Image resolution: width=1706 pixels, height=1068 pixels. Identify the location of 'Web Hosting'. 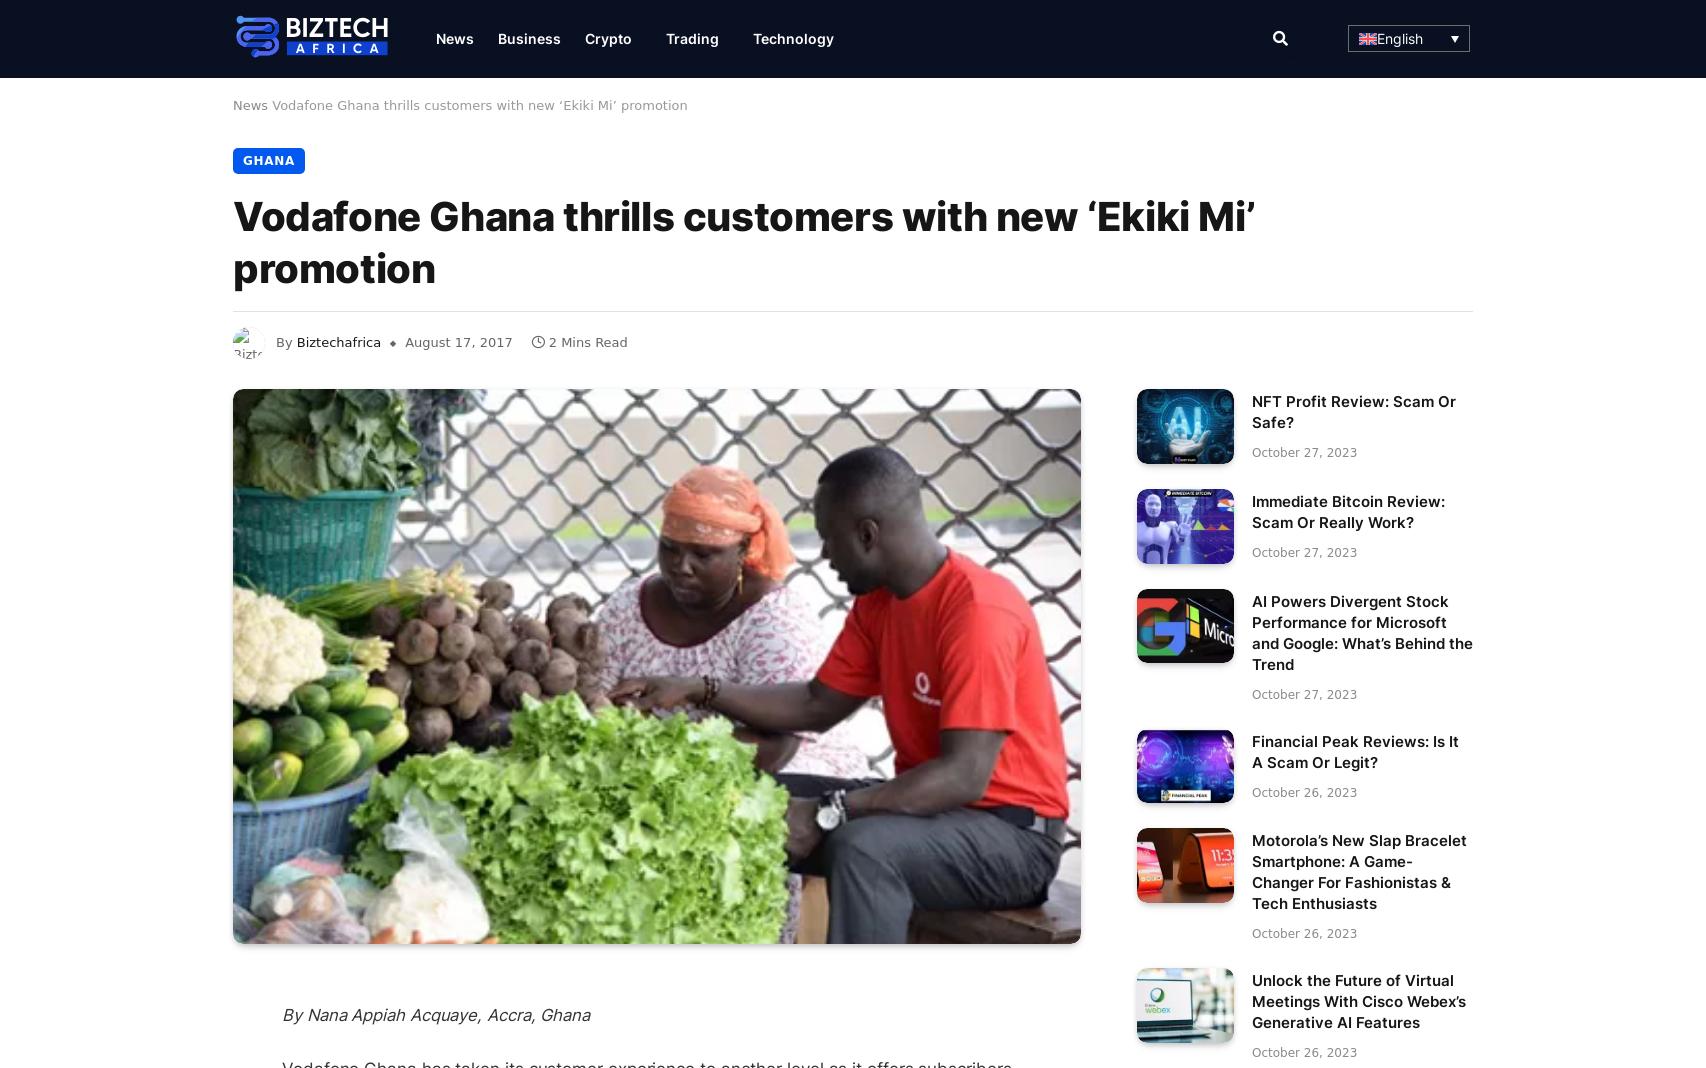
(815, 211).